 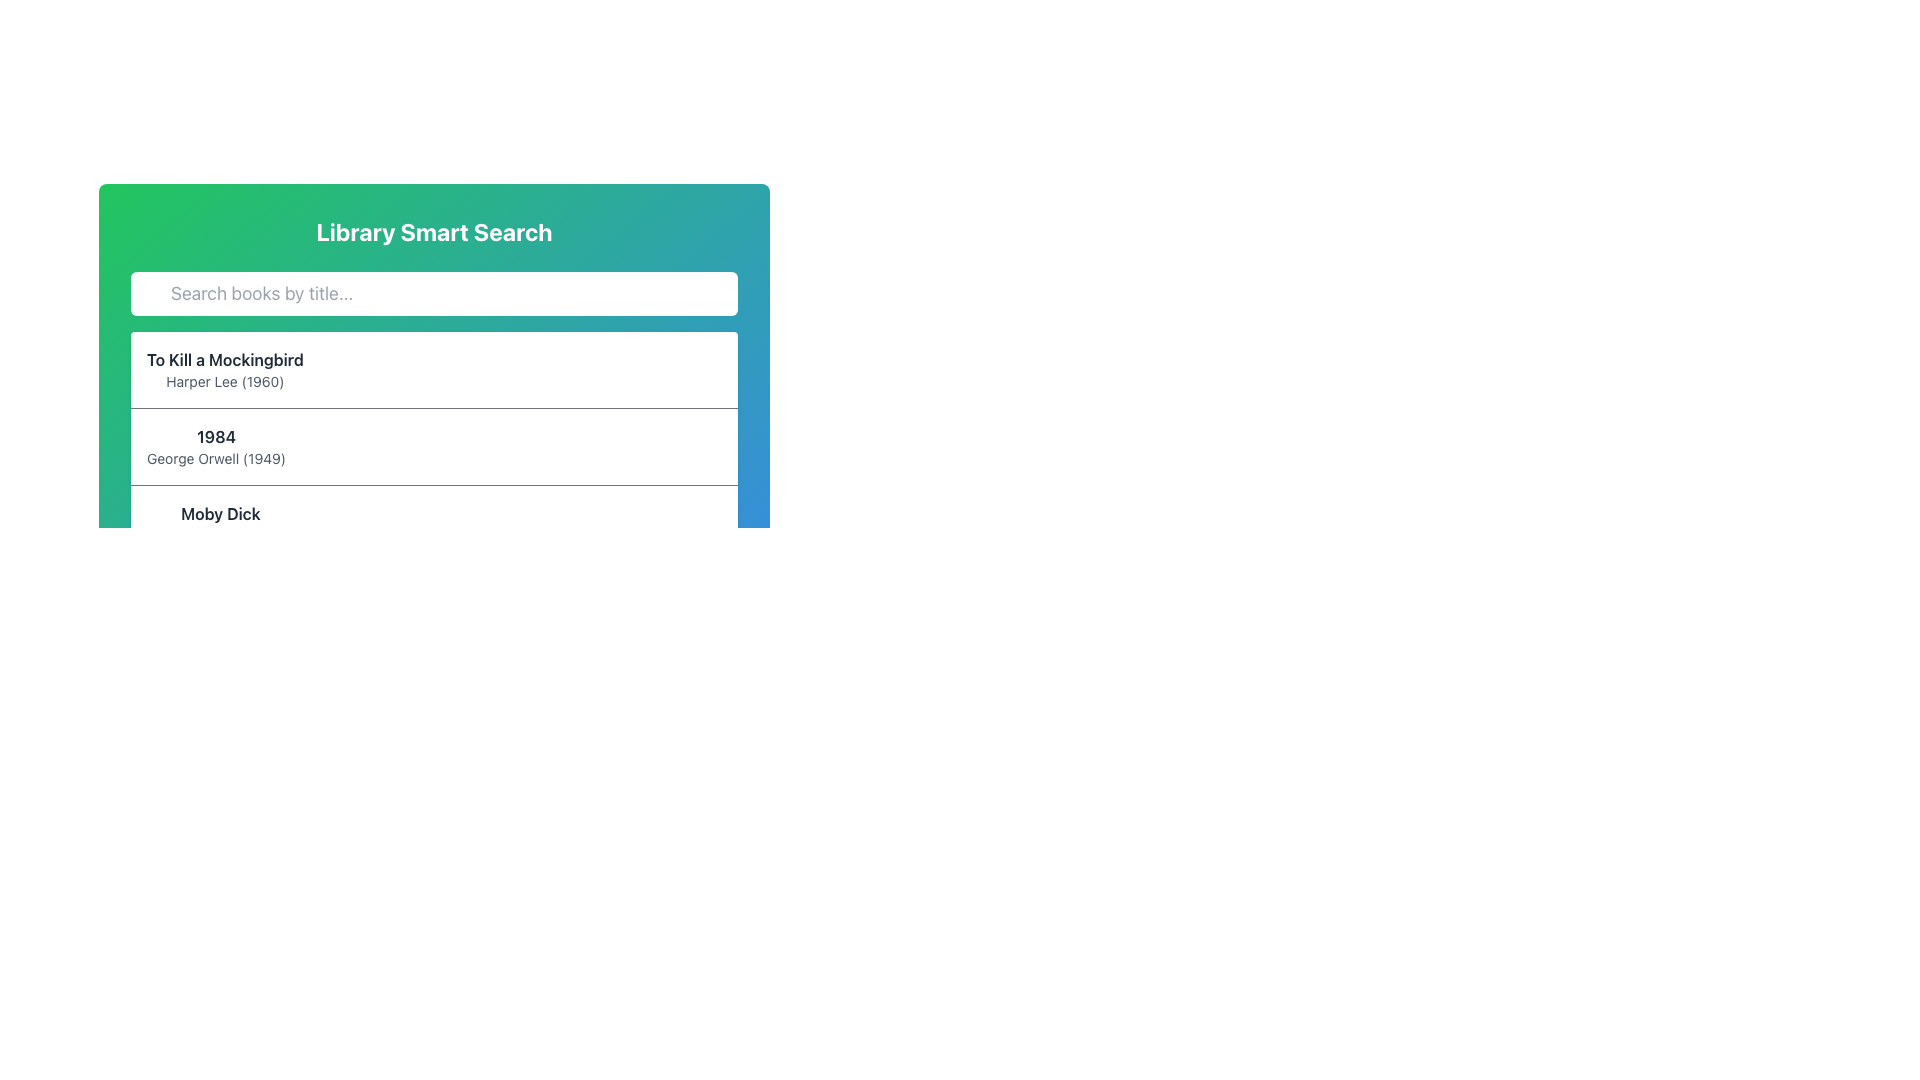 I want to click on the clickable list item representing the book entry titled 'To Kill a Mockingbird' by Harper Lee, so click(x=433, y=342).